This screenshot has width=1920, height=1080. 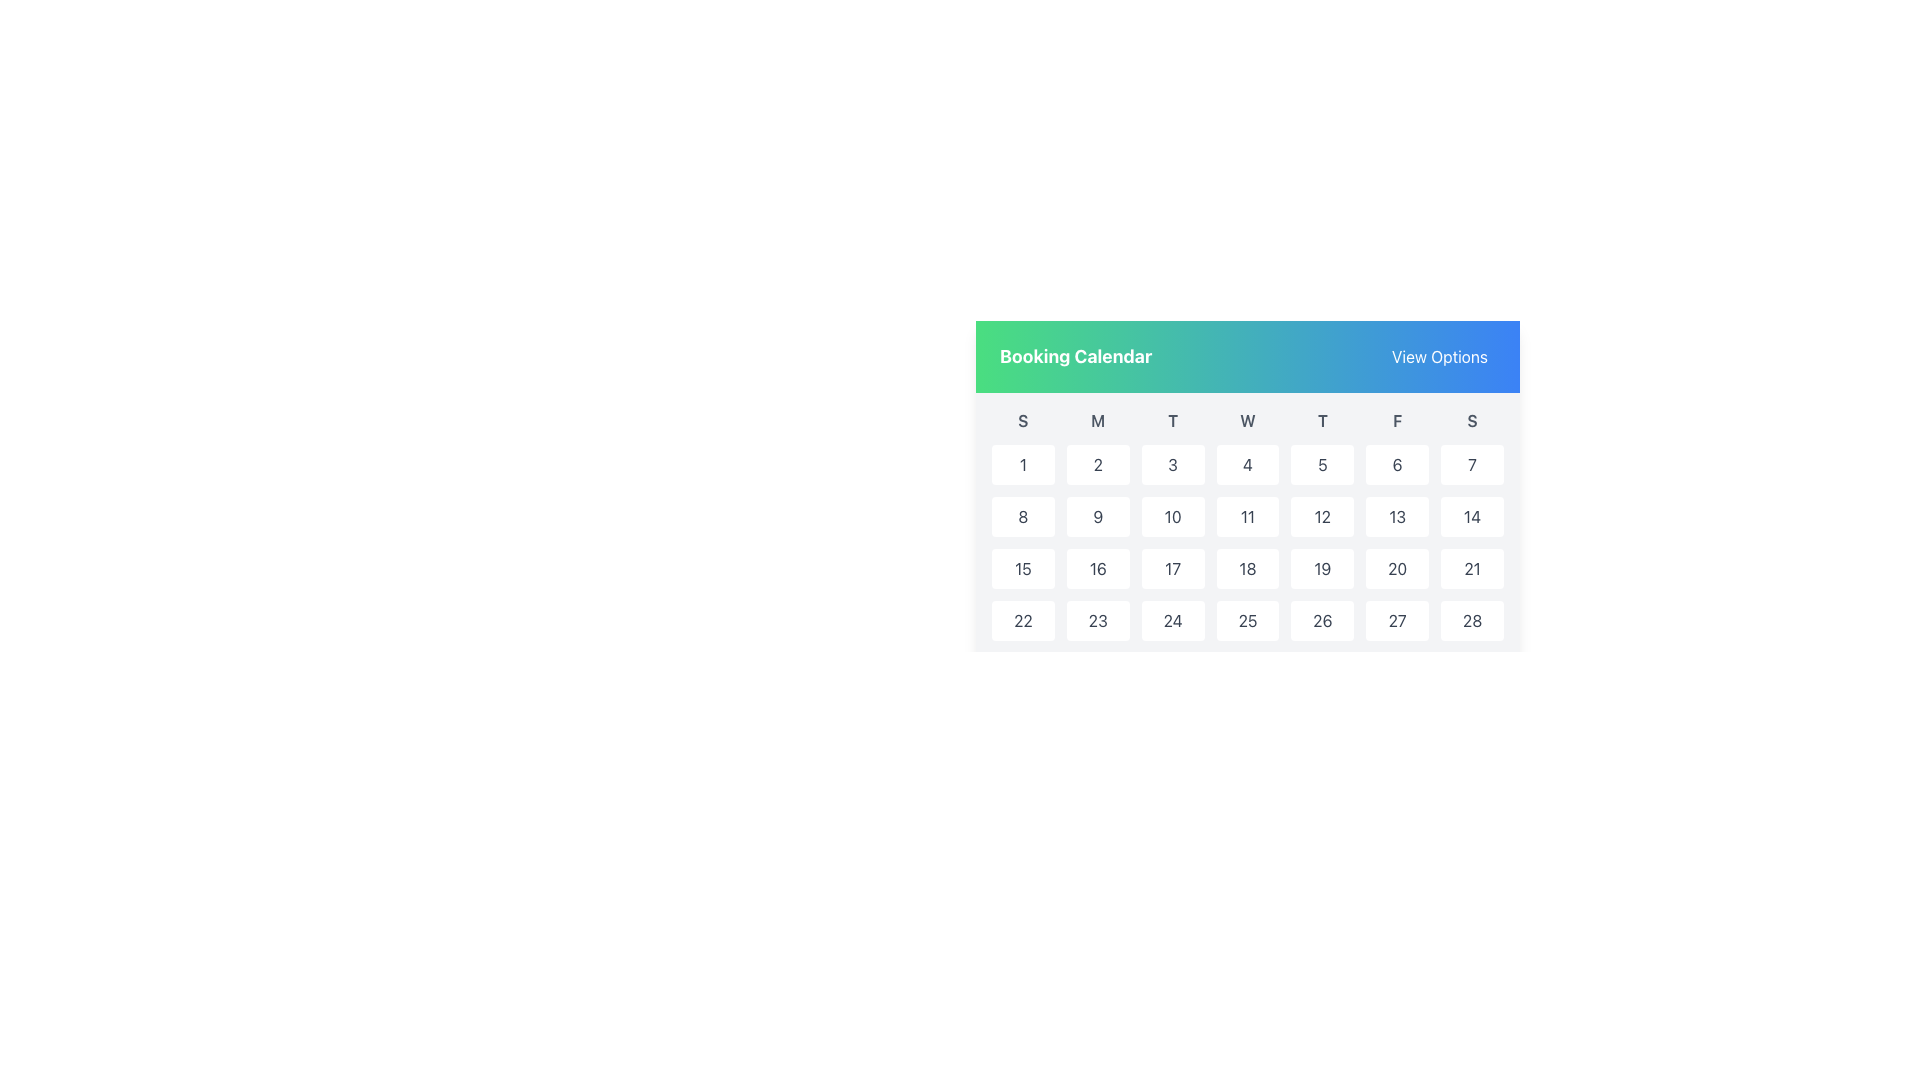 What do you see at coordinates (1472, 465) in the screenshot?
I see `text content of the calendar day element representing '7' located under the 'S' heading in the calendar interface` at bounding box center [1472, 465].